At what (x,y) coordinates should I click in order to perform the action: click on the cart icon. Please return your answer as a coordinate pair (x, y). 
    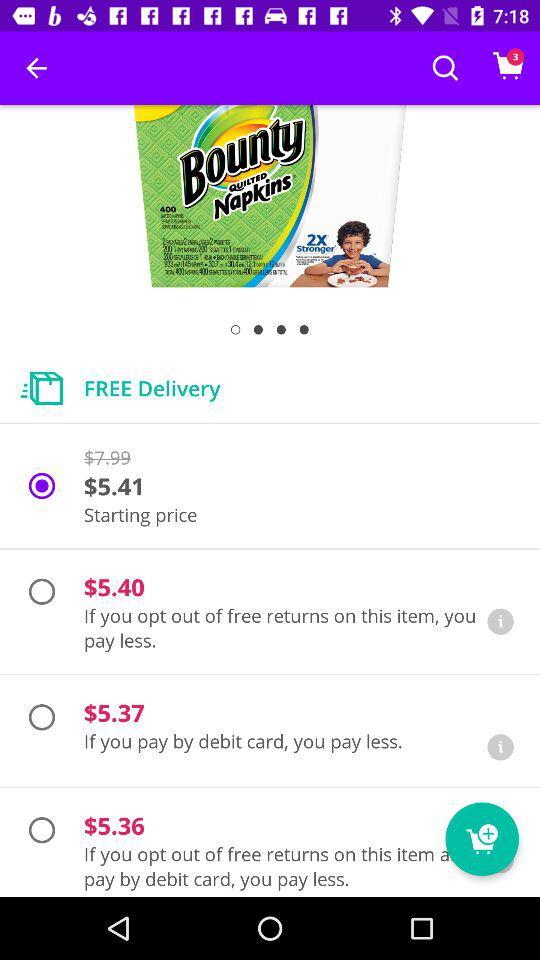
    Looking at the image, I should click on (481, 839).